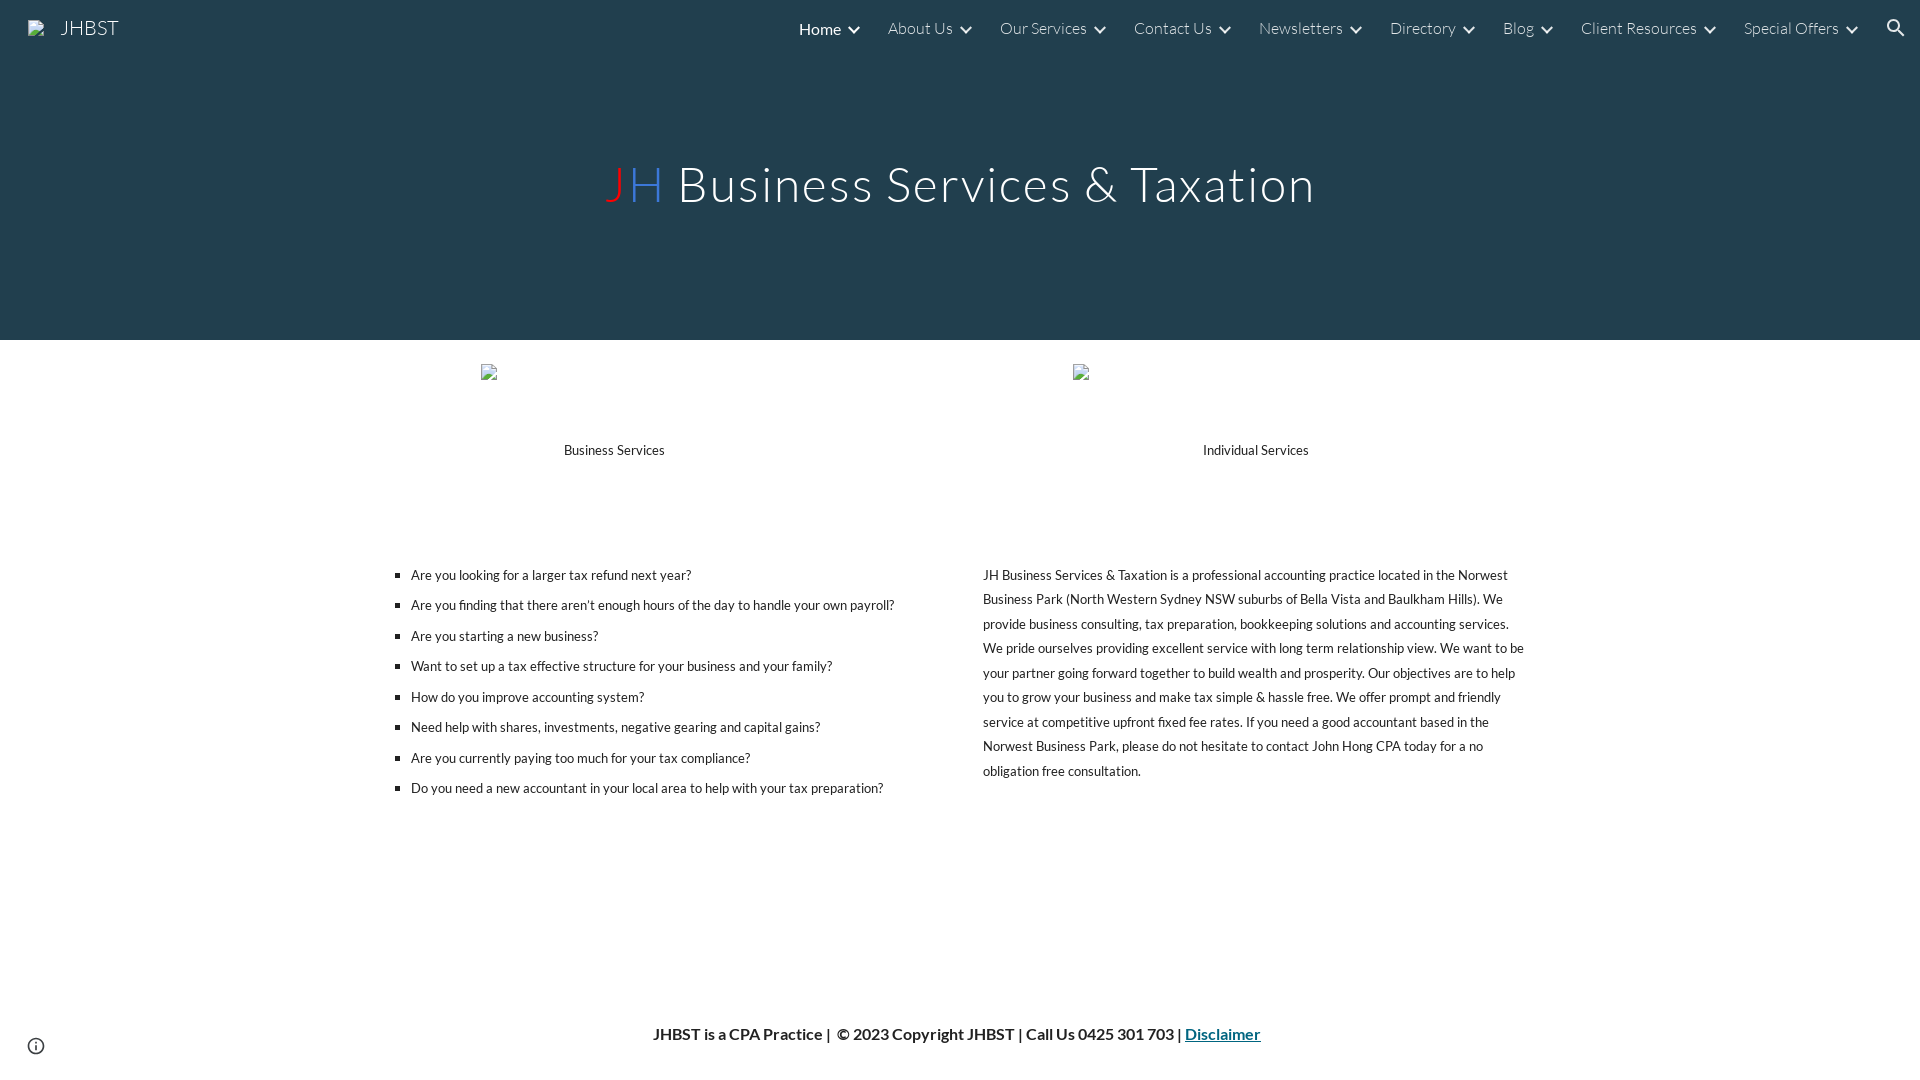 This screenshot has height=1080, width=1920. I want to click on 'Expand/Collapse', so click(964, 27).